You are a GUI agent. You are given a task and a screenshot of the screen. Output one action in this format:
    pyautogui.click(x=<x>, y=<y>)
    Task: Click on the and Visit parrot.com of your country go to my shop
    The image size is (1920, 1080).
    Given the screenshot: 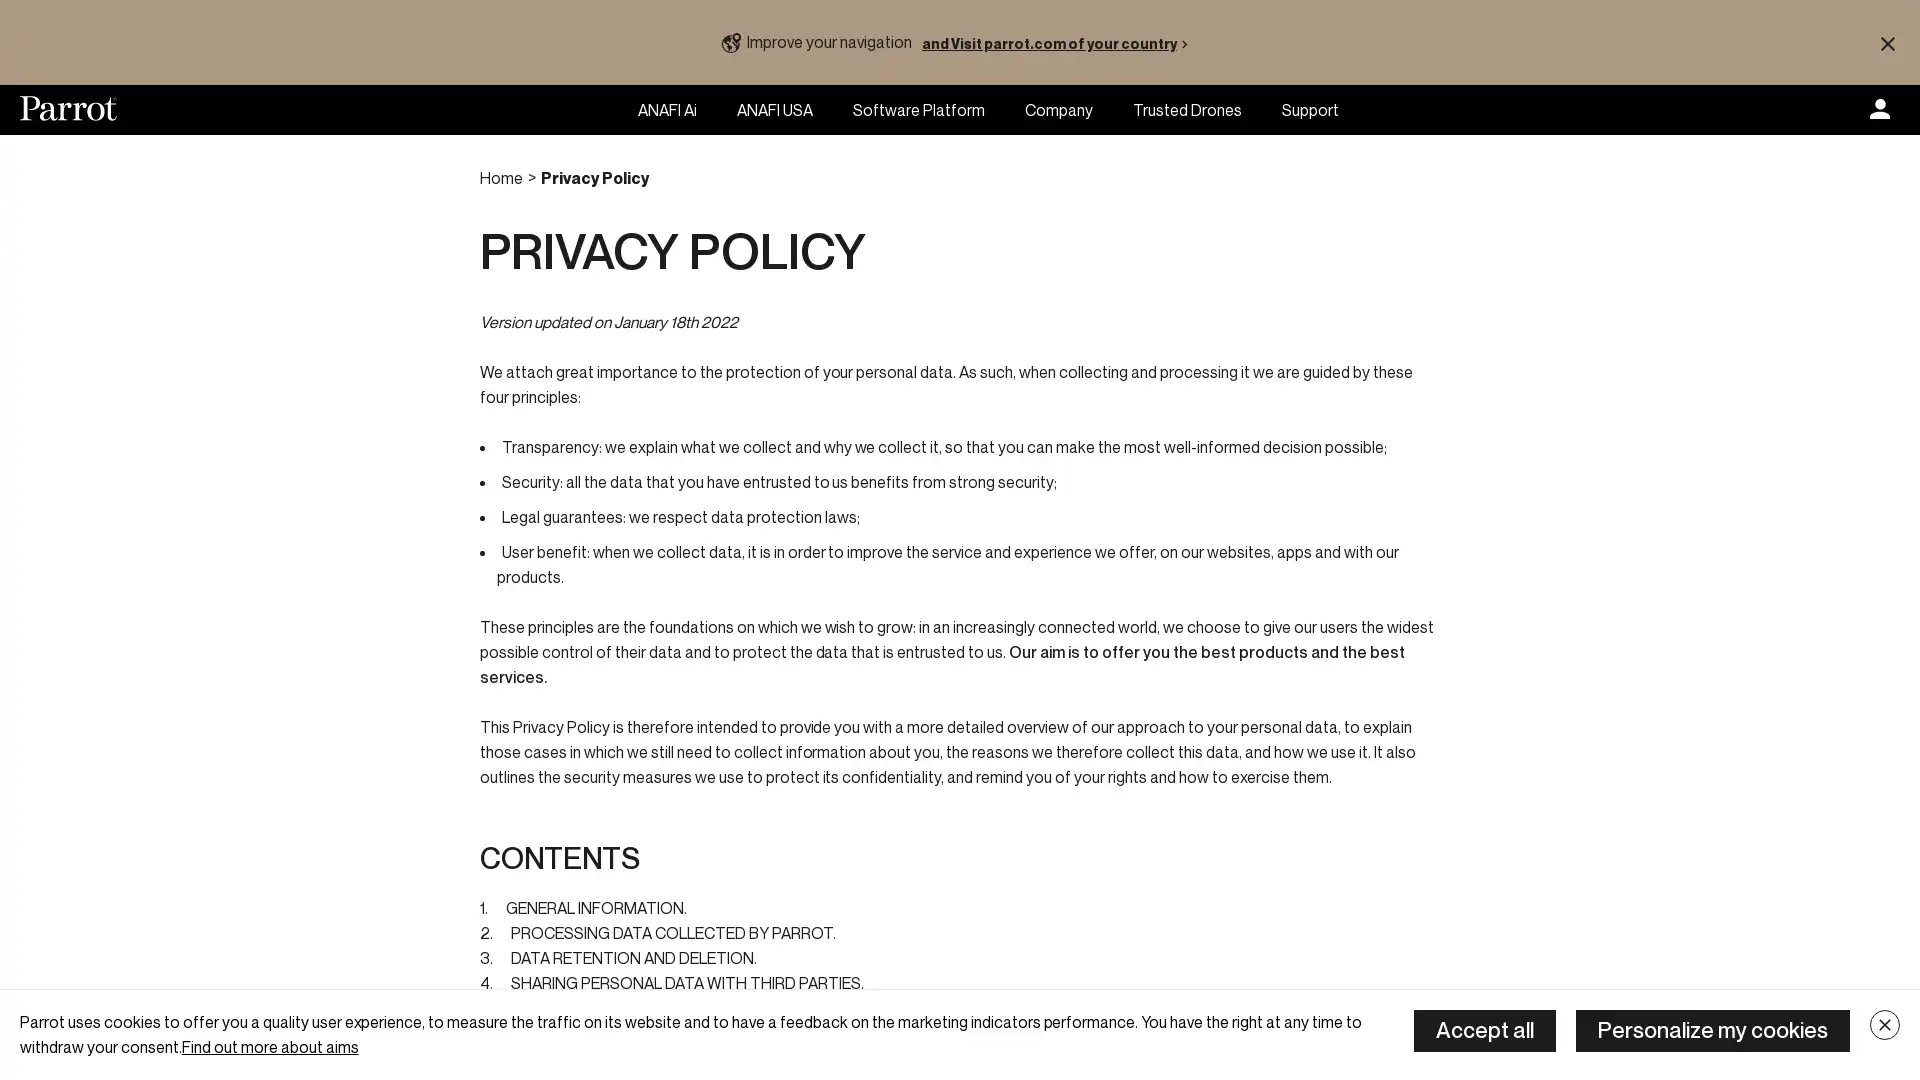 What is the action you would take?
    pyautogui.click(x=1058, y=42)
    